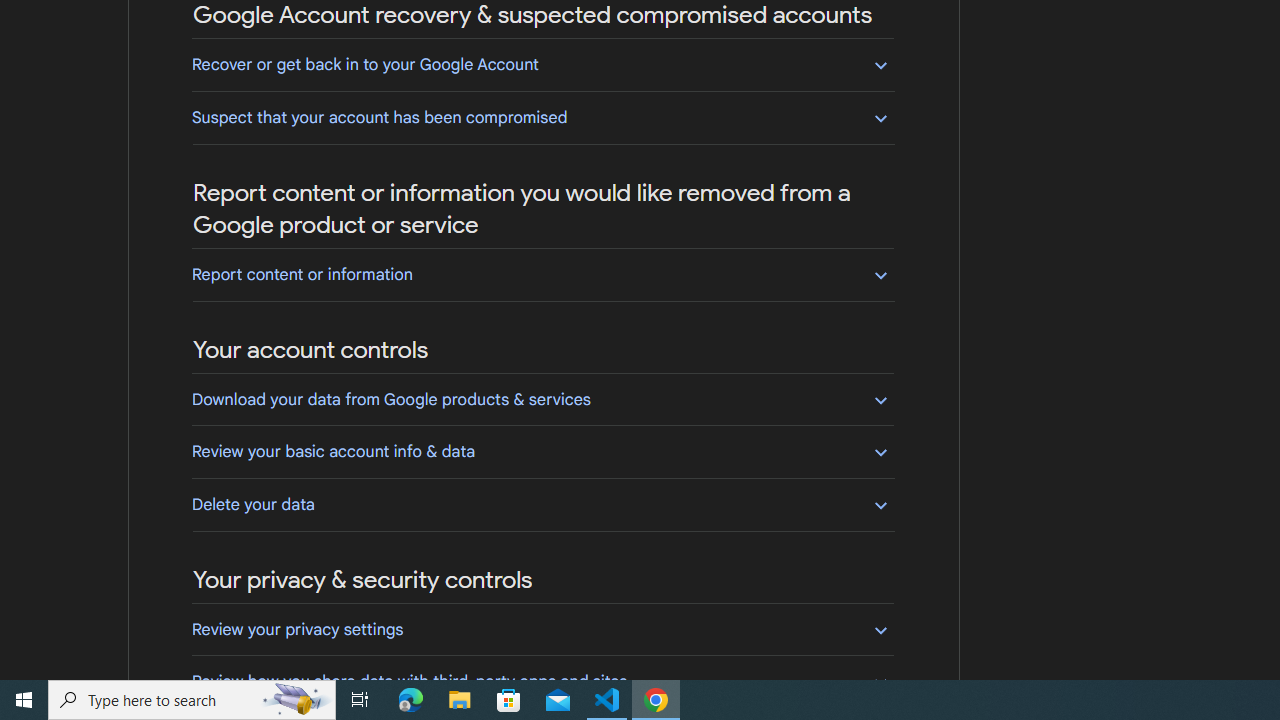 The image size is (1280, 720). What do you see at coordinates (542, 63) in the screenshot?
I see `'Recover or get back in to your Google Account'` at bounding box center [542, 63].